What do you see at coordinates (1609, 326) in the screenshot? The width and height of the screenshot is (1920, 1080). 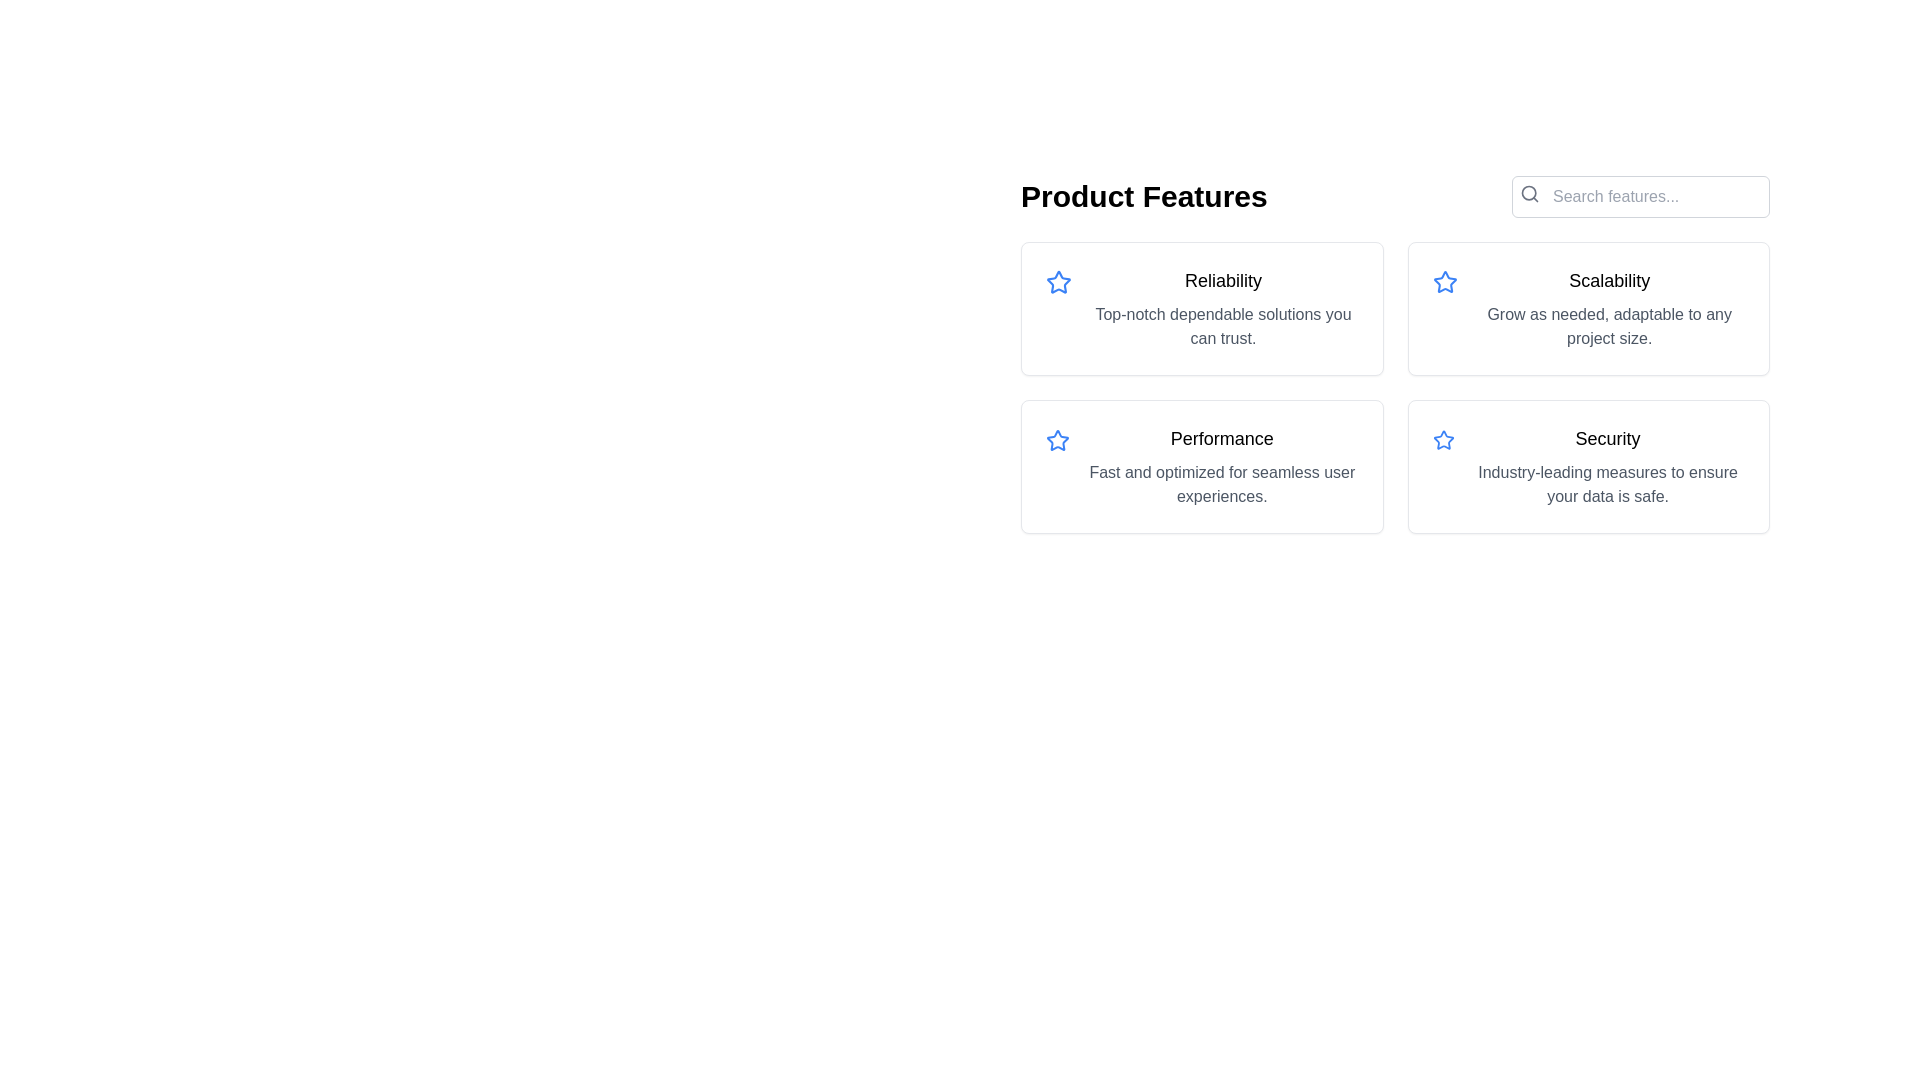 I see `descriptive text block located below the title 'Scalability' in the top-right corner of the feature description card for the 'Scalability' feature` at bounding box center [1609, 326].